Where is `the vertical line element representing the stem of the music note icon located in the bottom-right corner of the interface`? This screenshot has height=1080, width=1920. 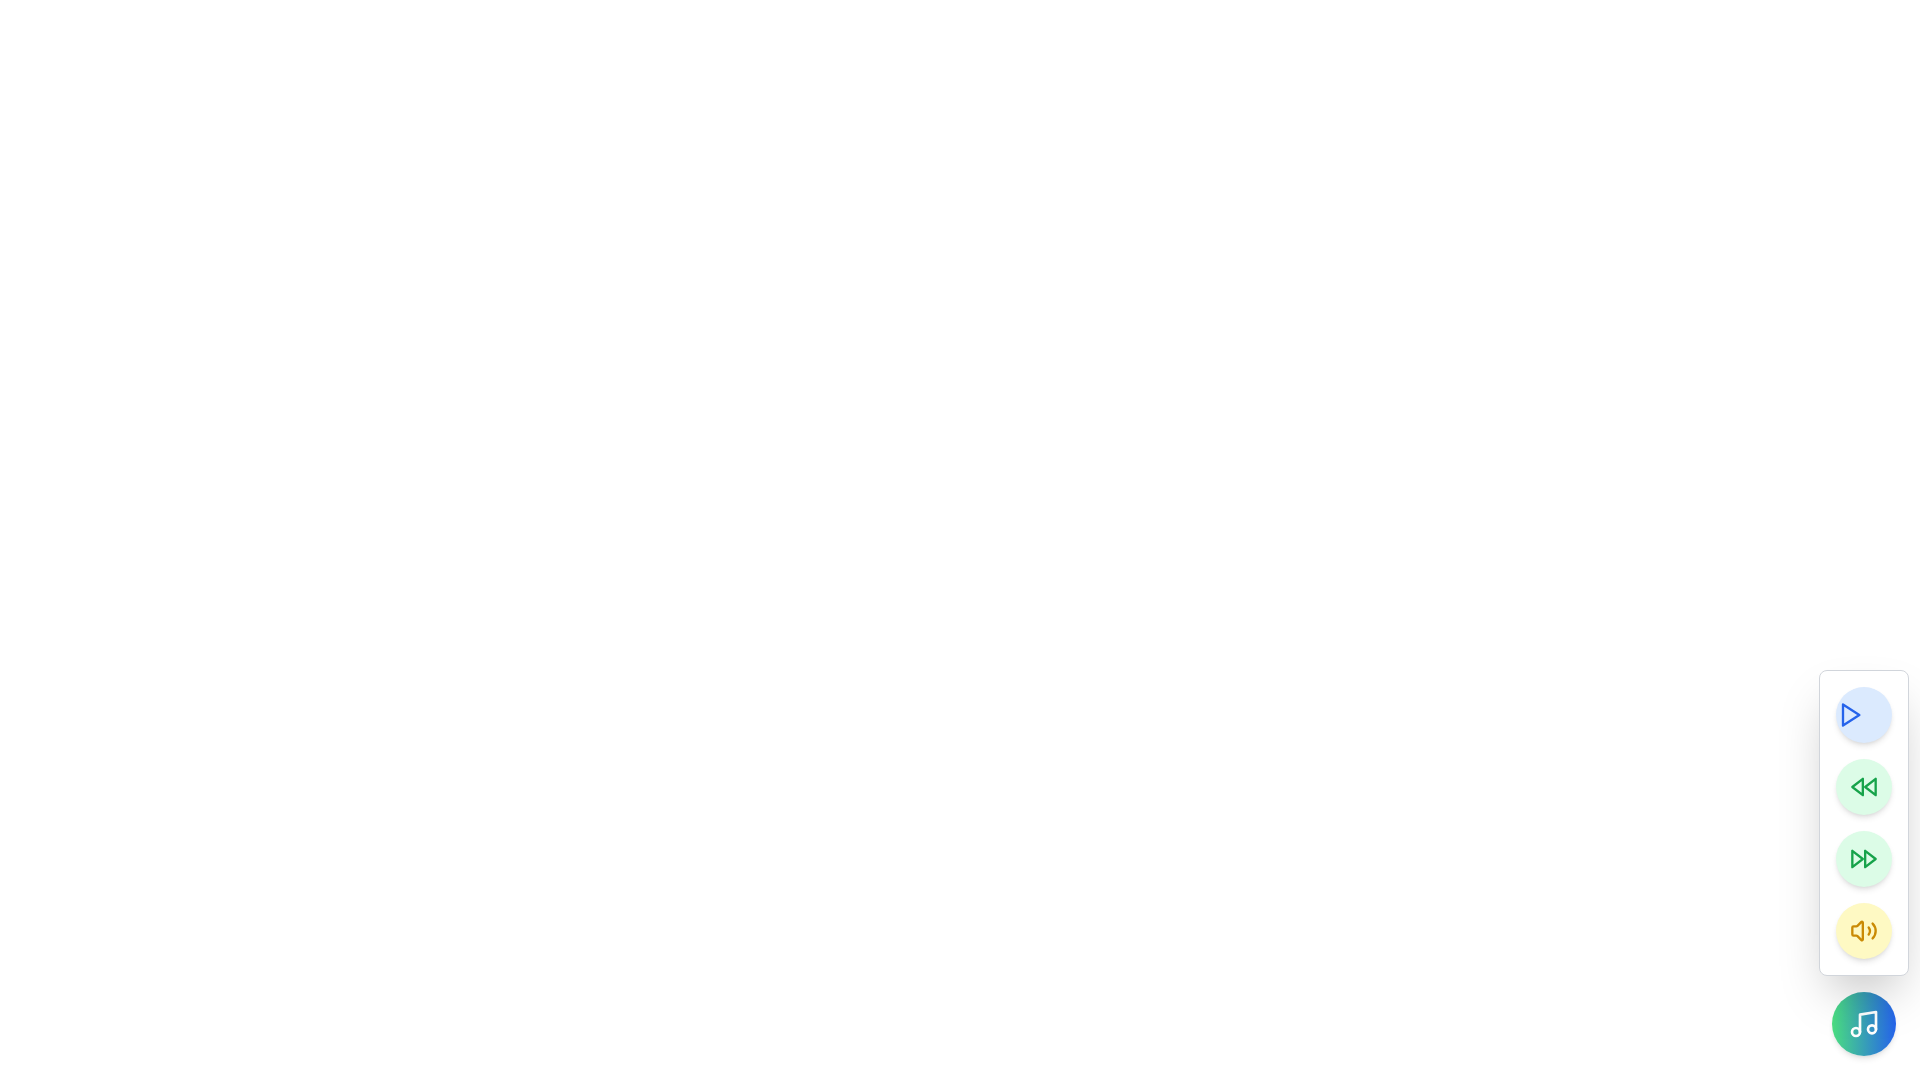 the vertical line element representing the stem of the music note icon located in the bottom-right corner of the interface is located at coordinates (1866, 1022).